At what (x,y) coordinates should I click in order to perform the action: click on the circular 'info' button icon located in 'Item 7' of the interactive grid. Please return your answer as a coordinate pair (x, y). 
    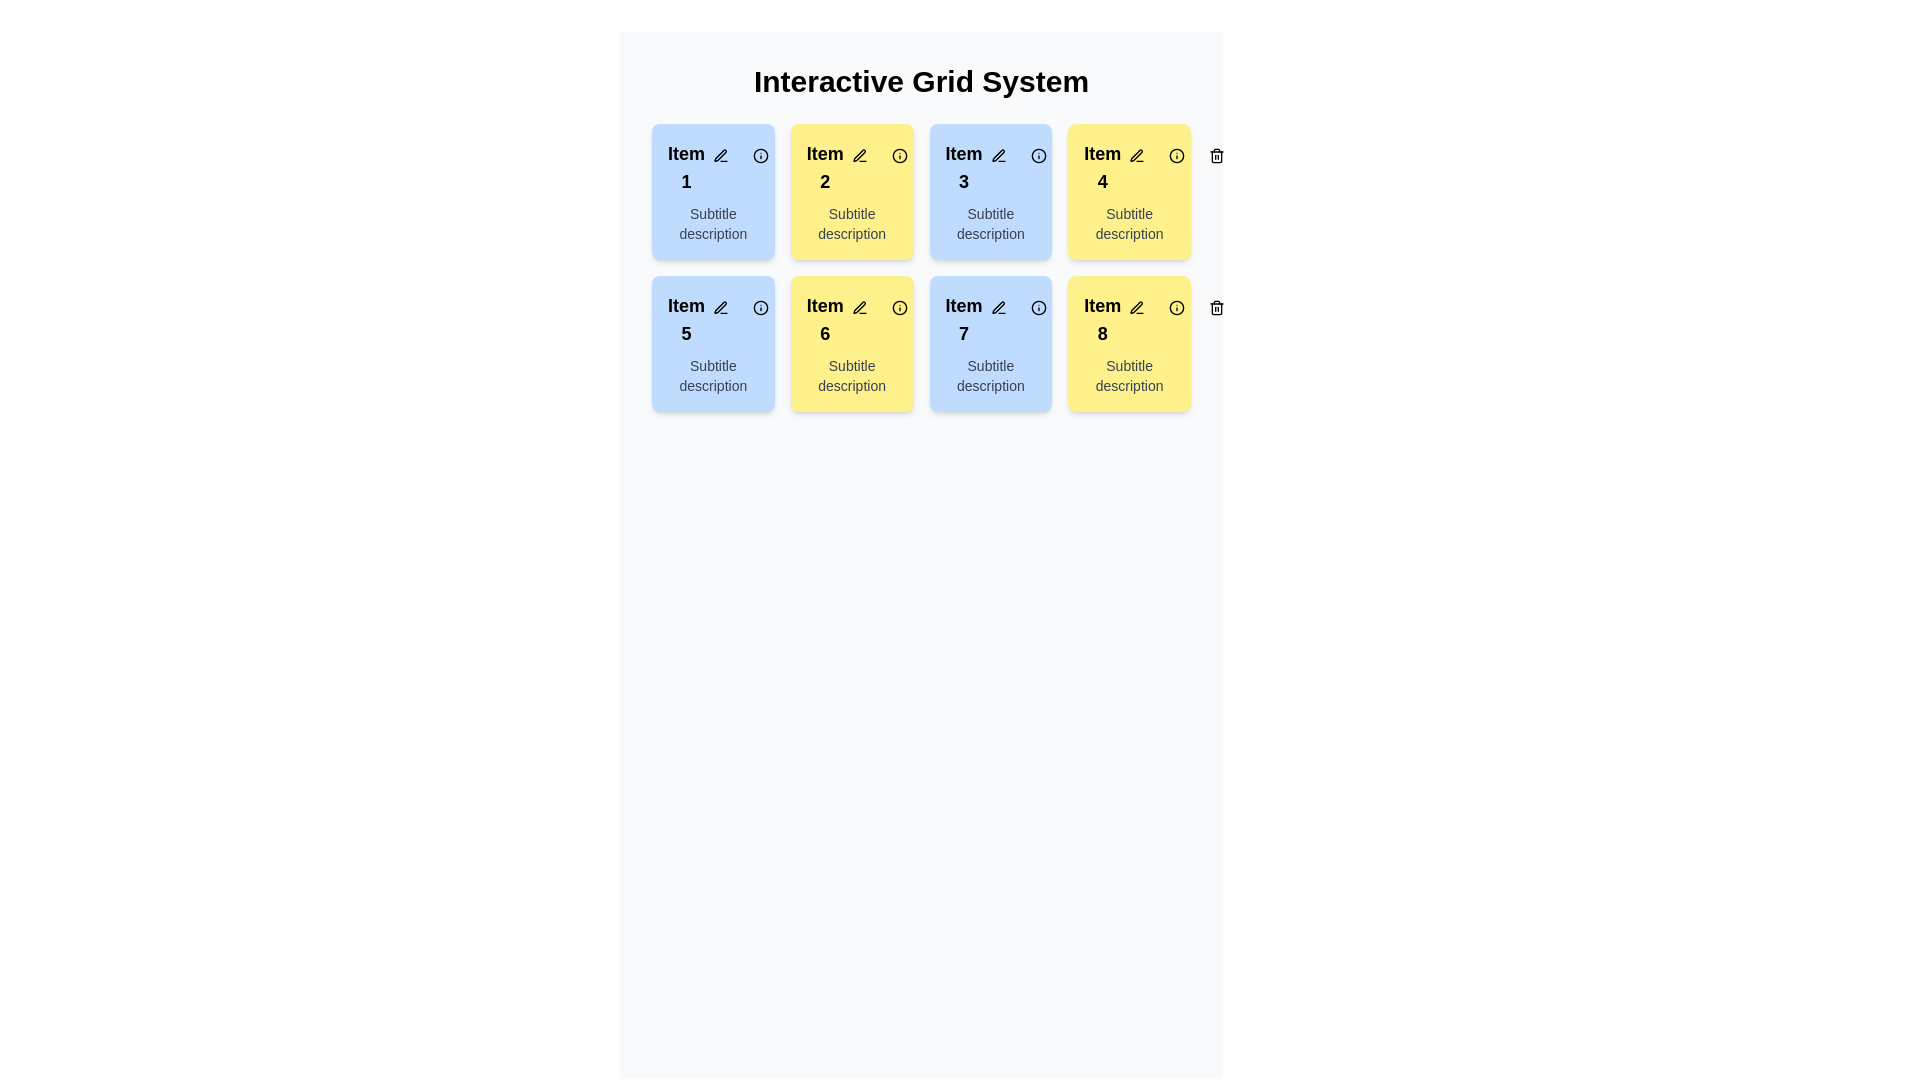
    Looking at the image, I should click on (1038, 308).